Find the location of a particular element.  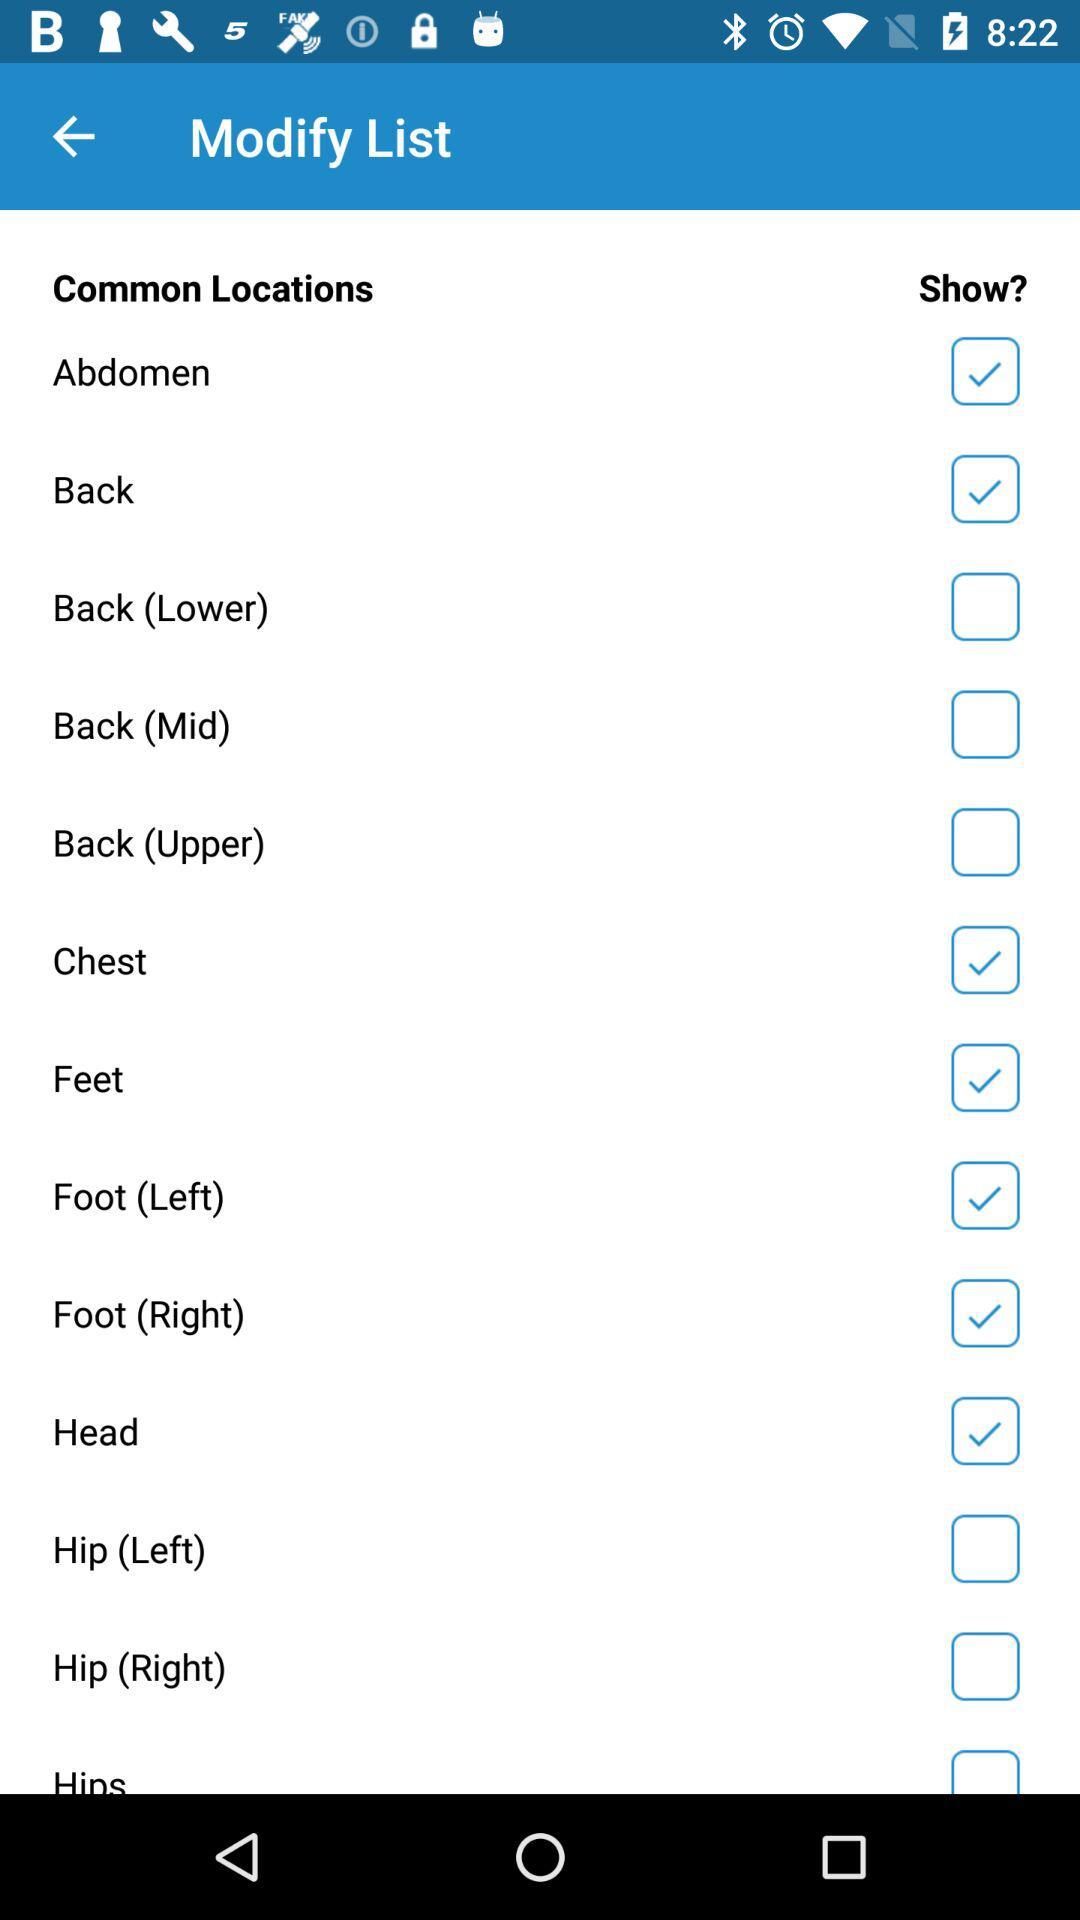

select/deselect back mid is located at coordinates (984, 723).